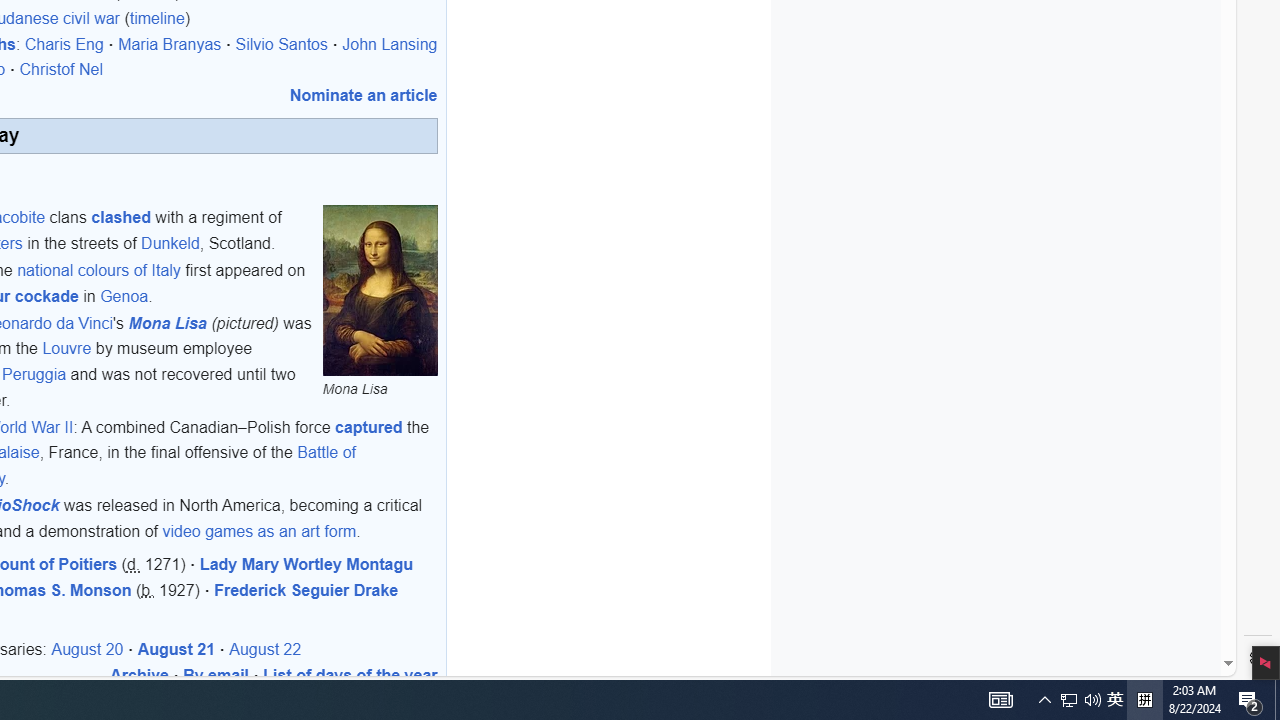 Image resolution: width=1280 pixels, height=720 pixels. What do you see at coordinates (156, 19) in the screenshot?
I see `'(timeline)'` at bounding box center [156, 19].